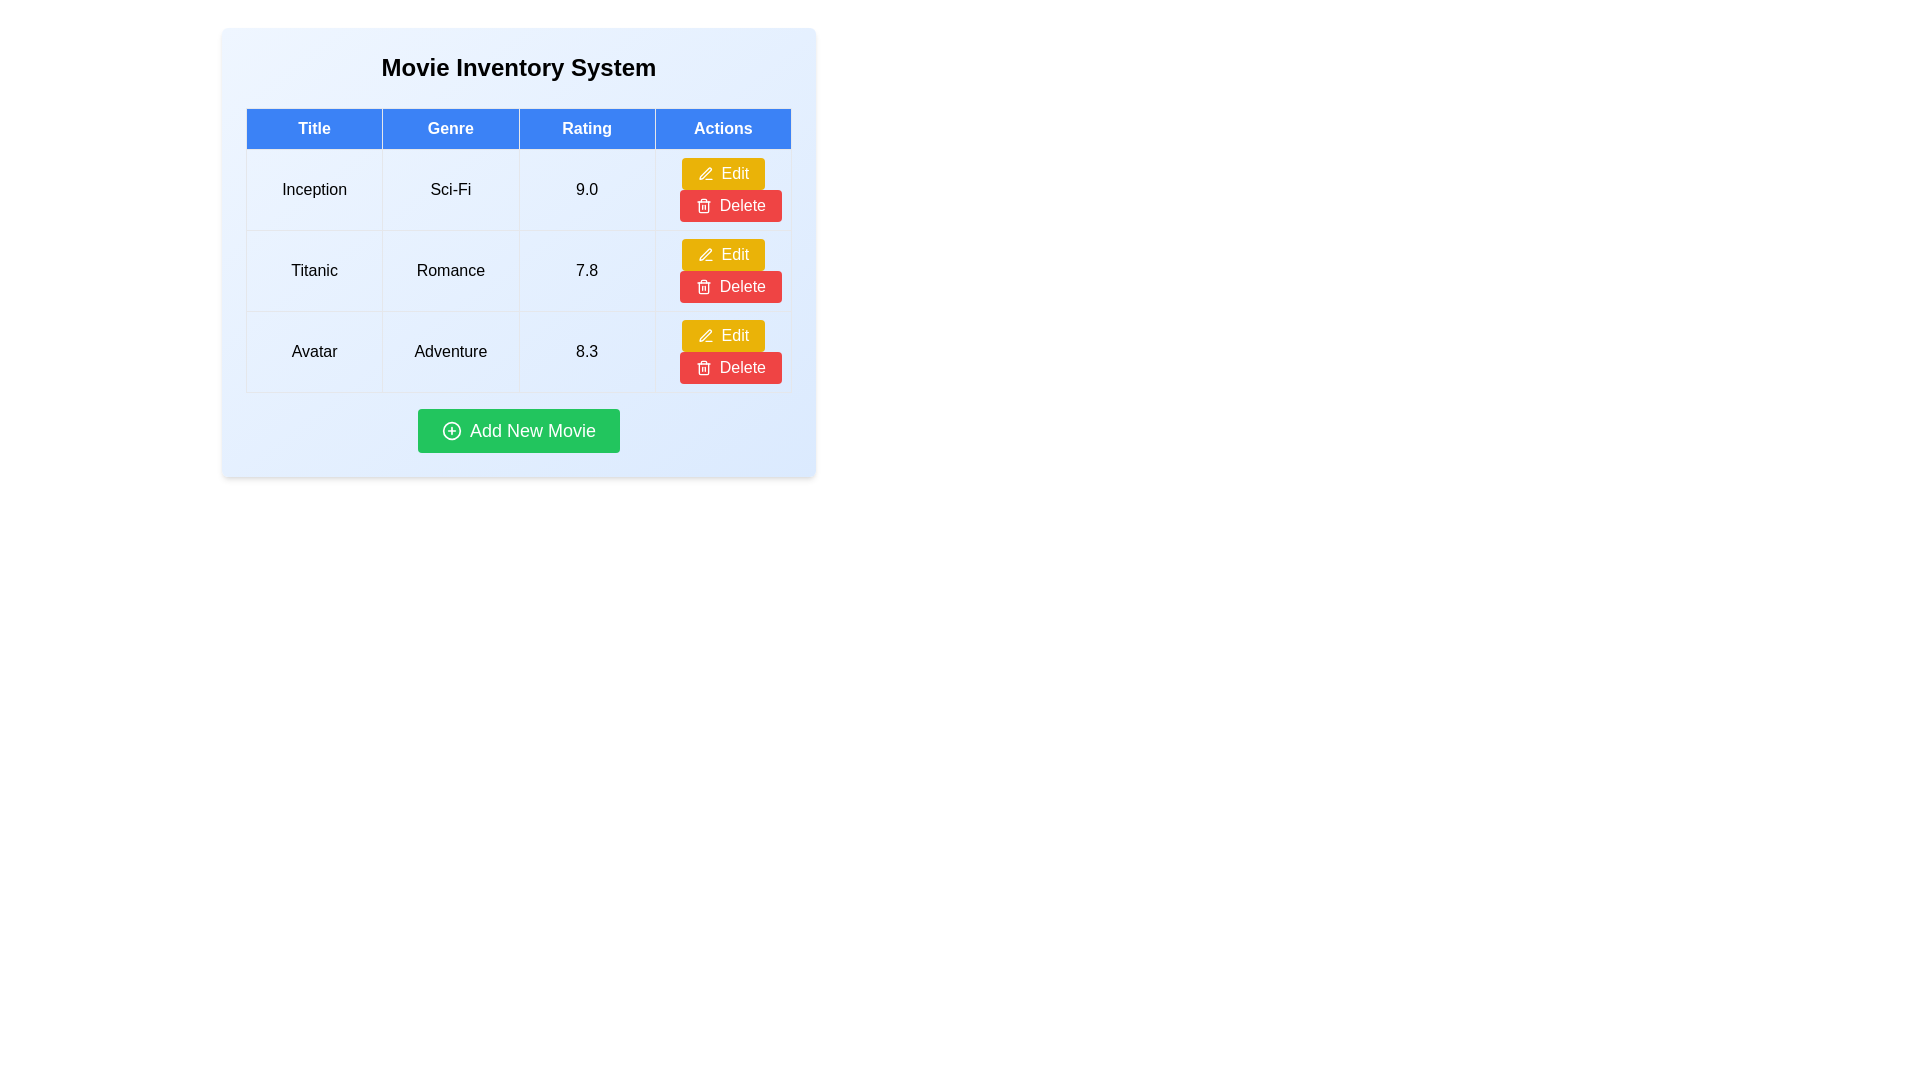  Describe the element at coordinates (313, 128) in the screenshot. I see `text 'Title' from the table header cell, which has a blue background and white bold text, indicating the purpose of the column` at that location.